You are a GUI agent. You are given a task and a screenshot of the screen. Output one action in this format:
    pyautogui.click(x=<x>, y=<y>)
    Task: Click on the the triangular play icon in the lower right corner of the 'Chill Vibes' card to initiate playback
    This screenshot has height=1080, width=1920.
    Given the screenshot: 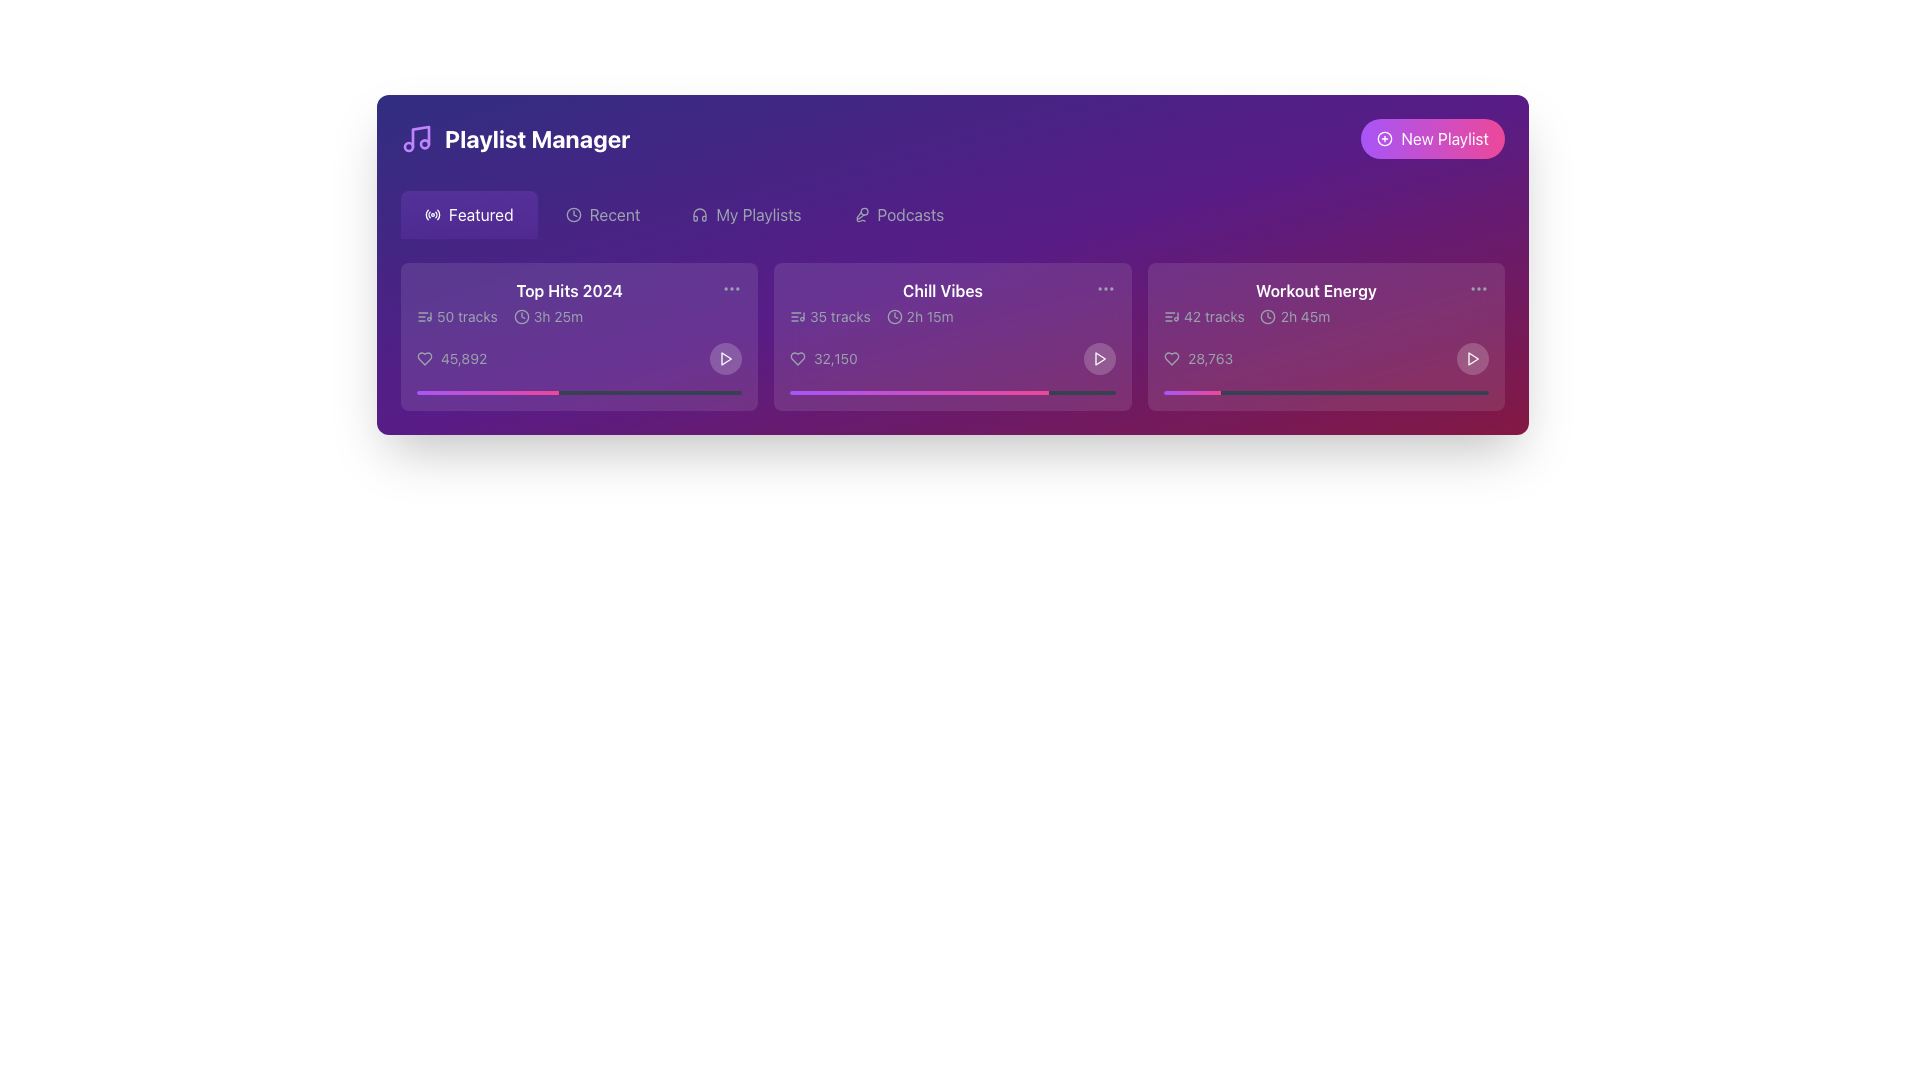 What is the action you would take?
    pyautogui.click(x=1098, y=357)
    